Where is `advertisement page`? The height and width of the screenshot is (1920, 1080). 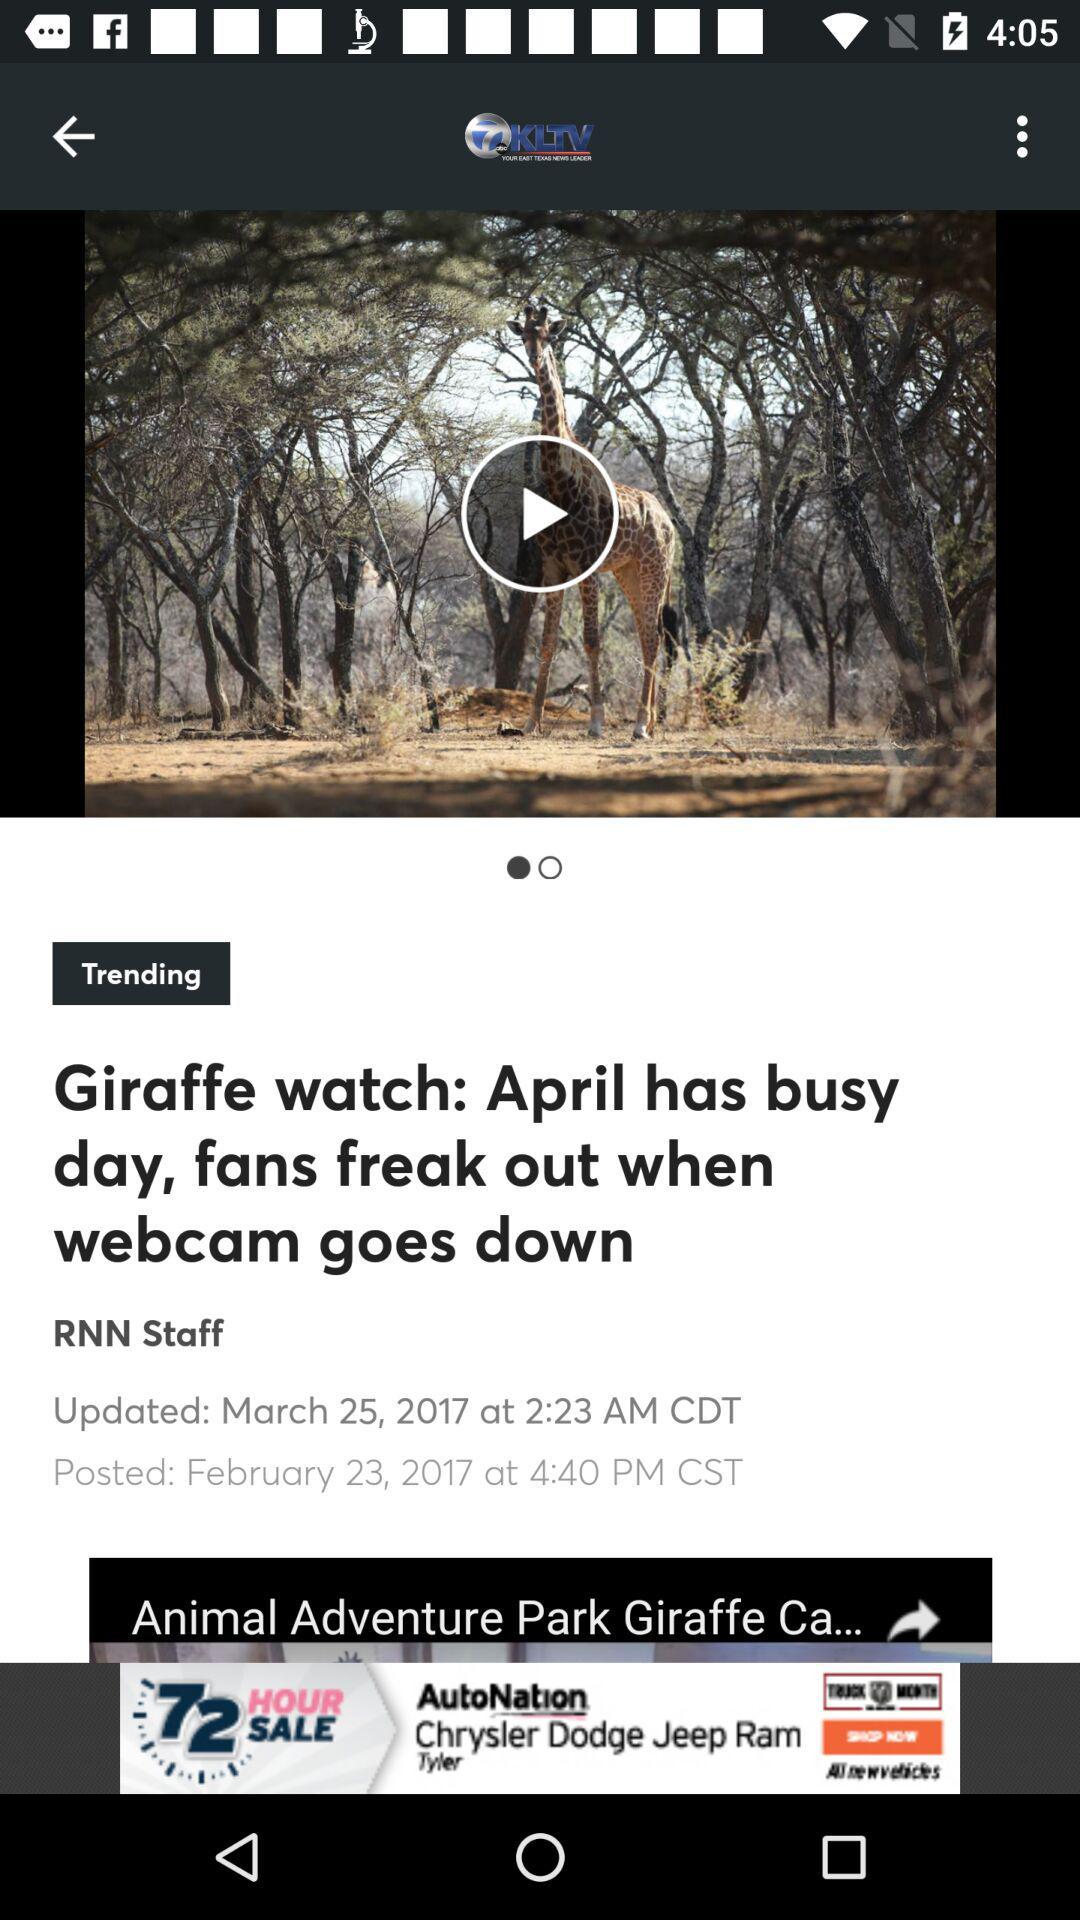 advertisement page is located at coordinates (540, 1610).